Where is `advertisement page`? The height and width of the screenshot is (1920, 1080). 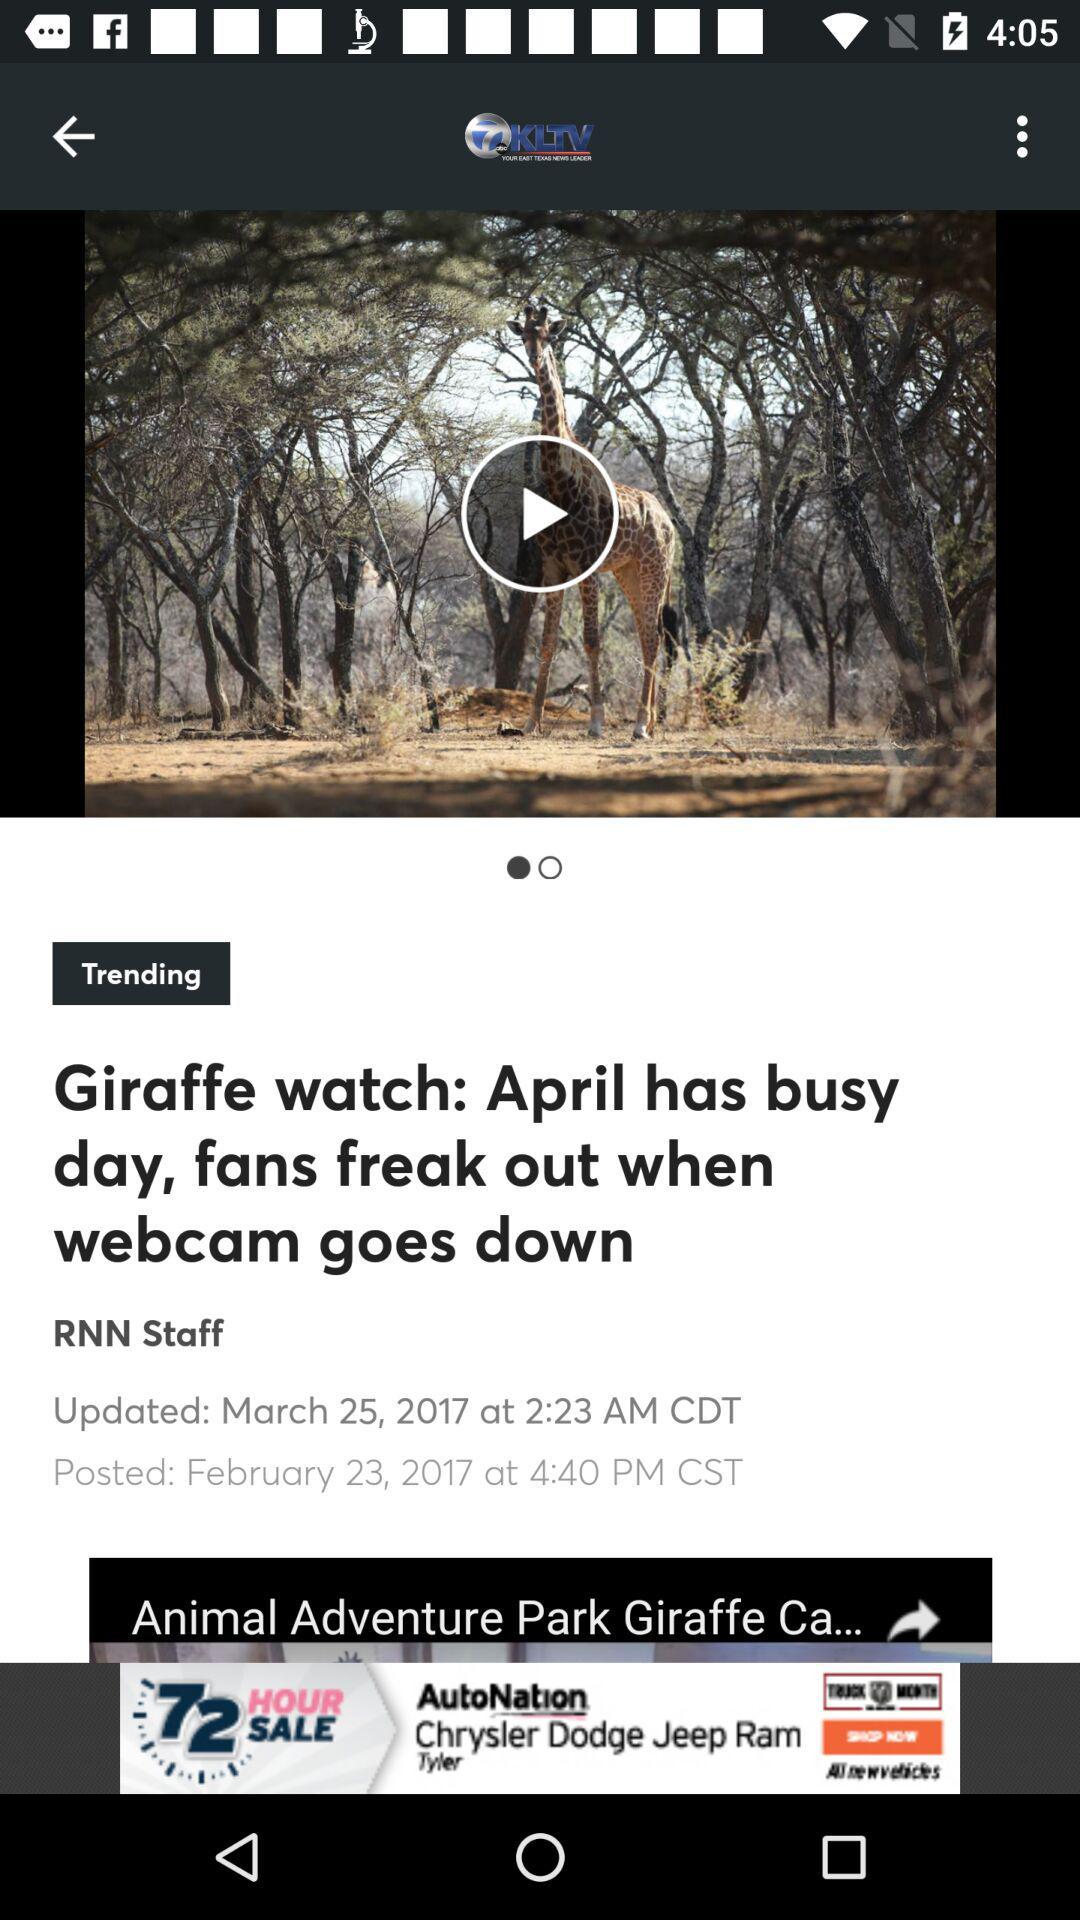 advertisement page is located at coordinates (540, 1610).